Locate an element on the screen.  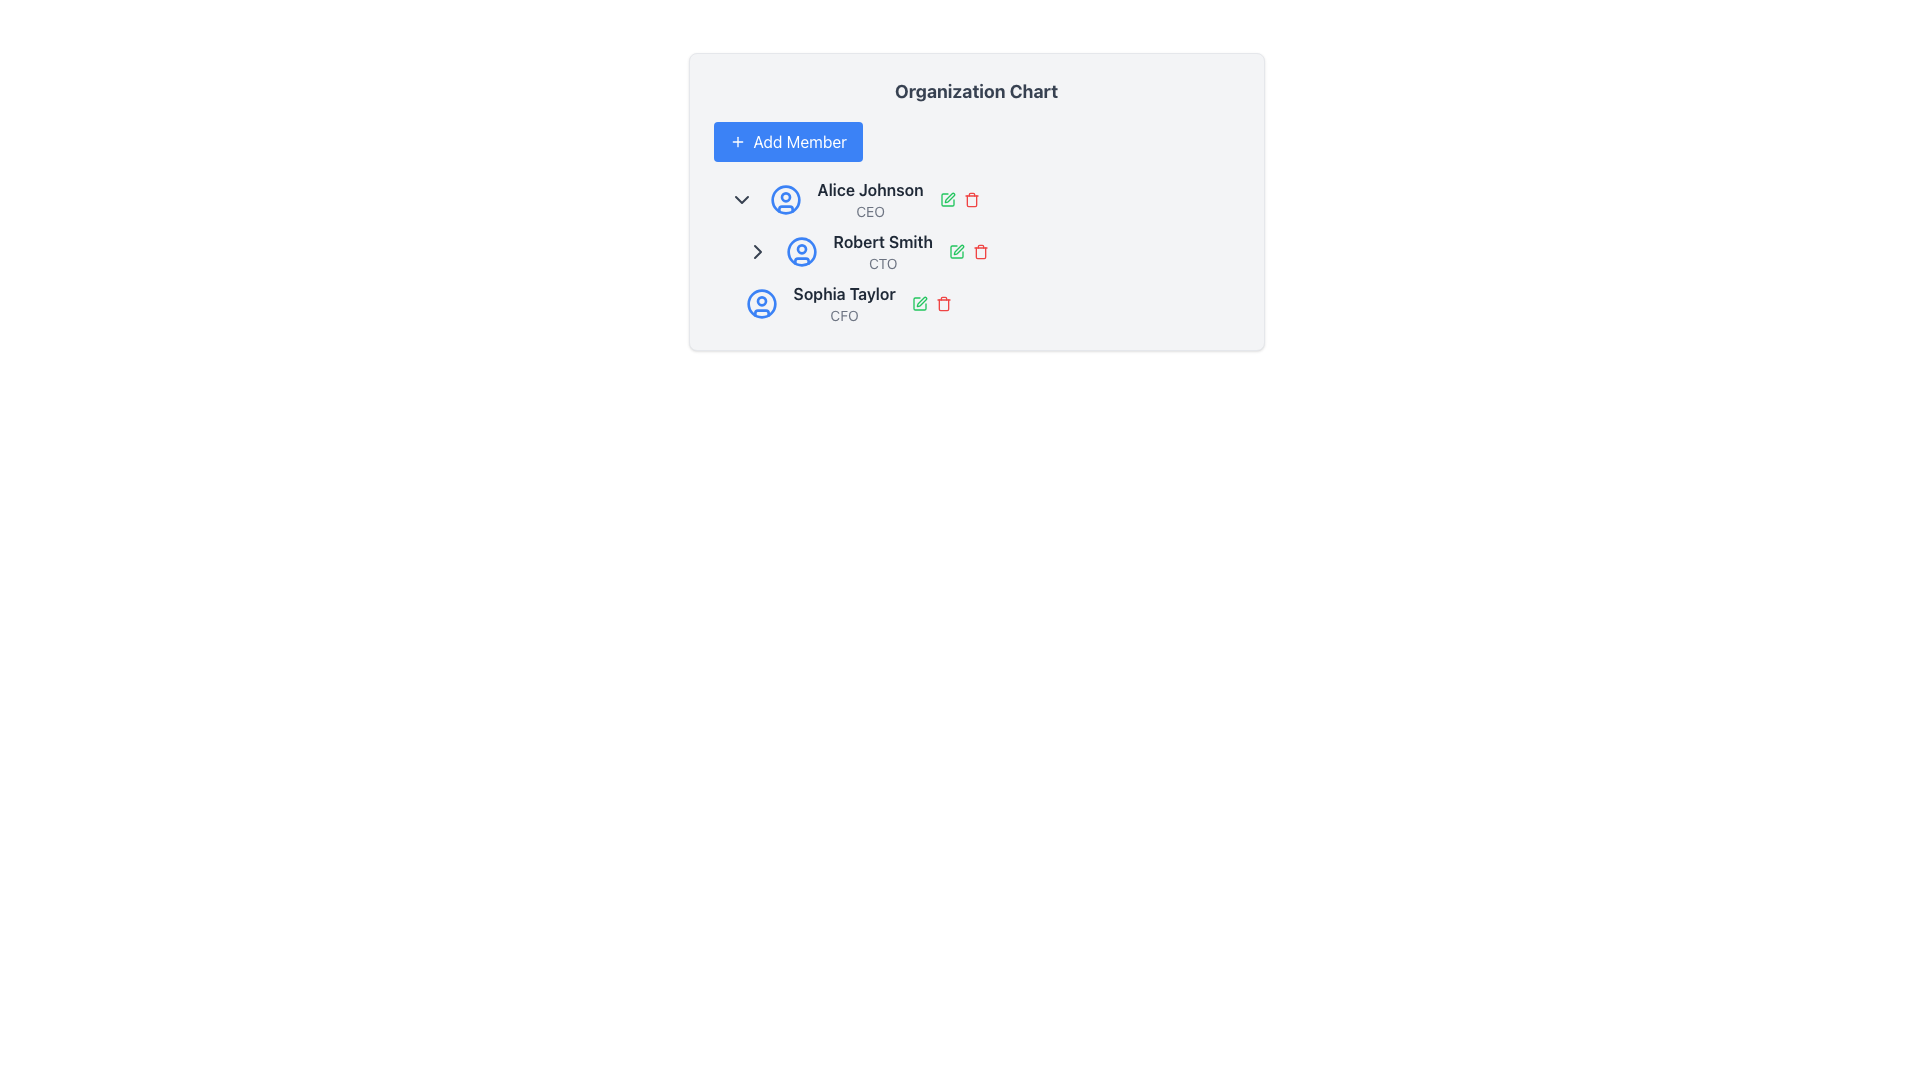
the static text label indicating the role of 'Sophia Taylor' as CFO within the organizational chart, located directly underneath her name and adjacent to the editing and deleting icons is located at coordinates (844, 315).